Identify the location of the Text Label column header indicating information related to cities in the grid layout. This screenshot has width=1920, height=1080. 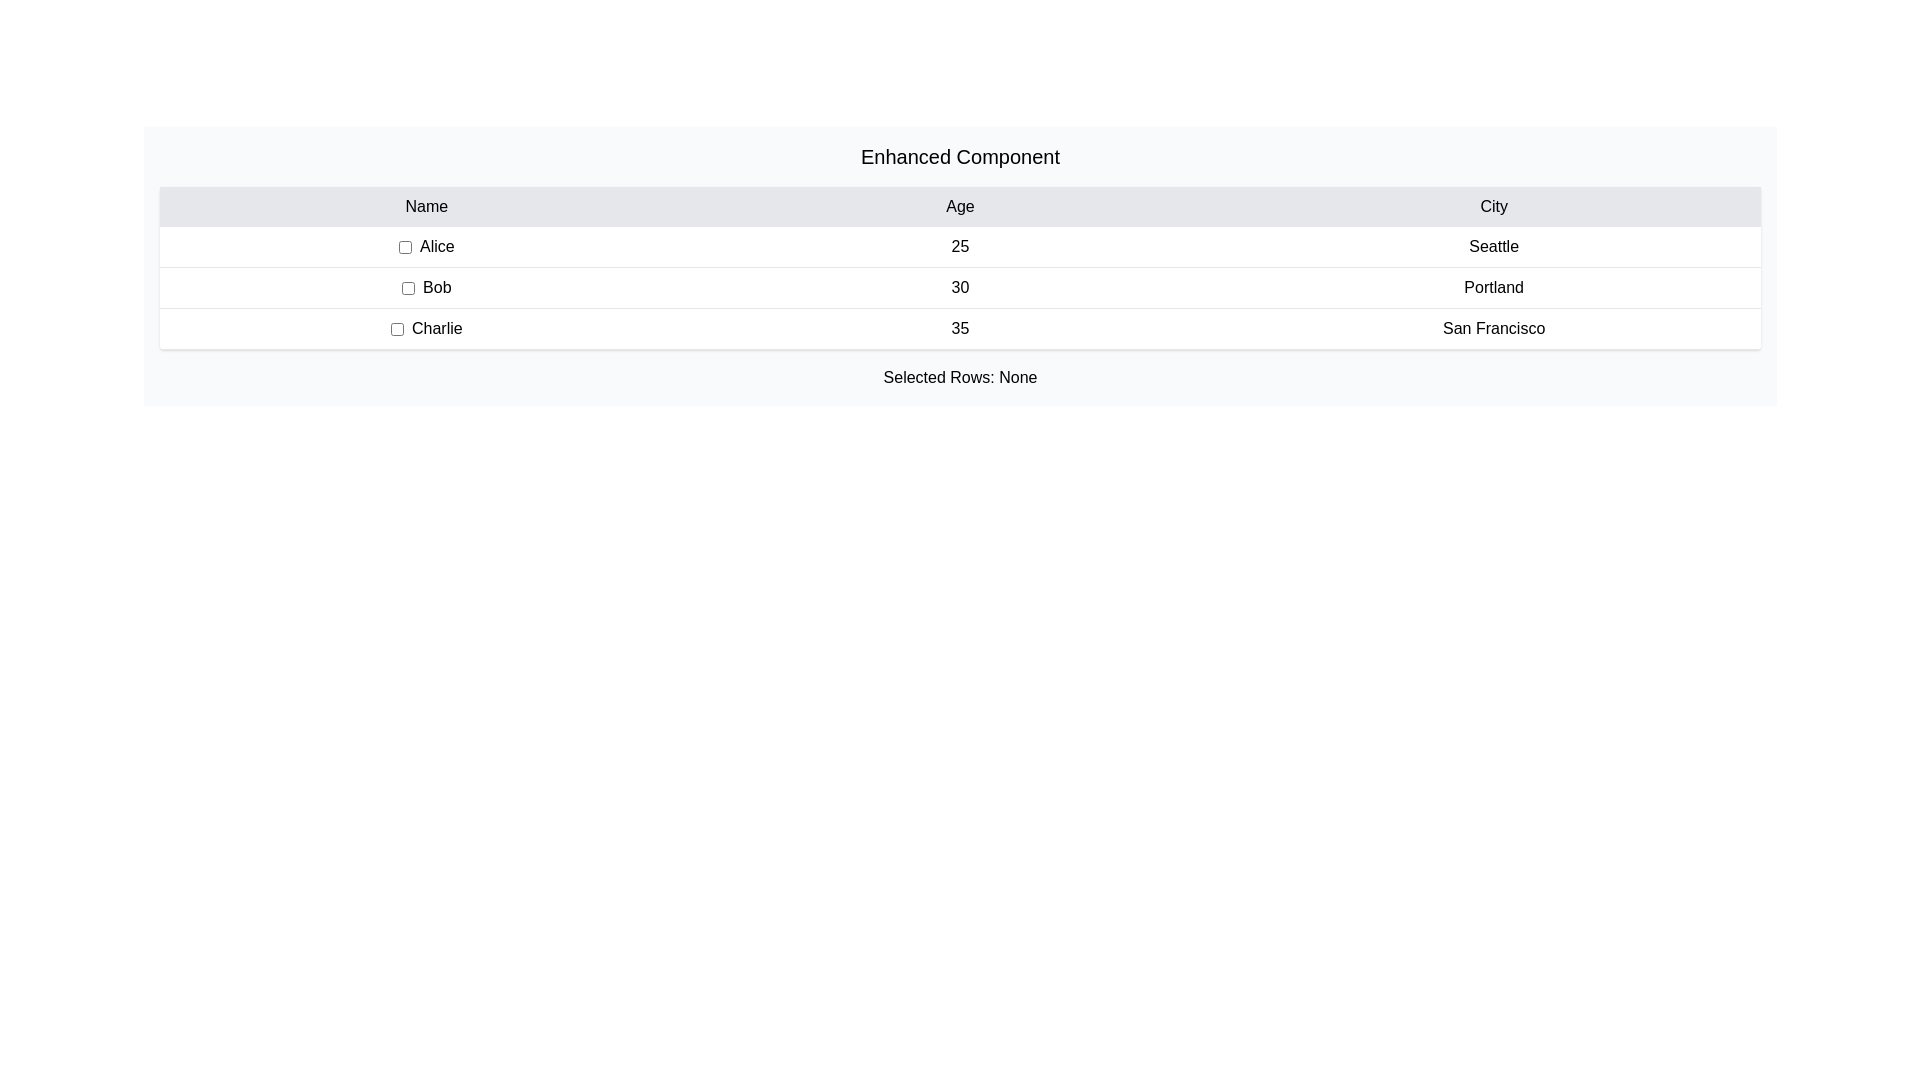
(1494, 207).